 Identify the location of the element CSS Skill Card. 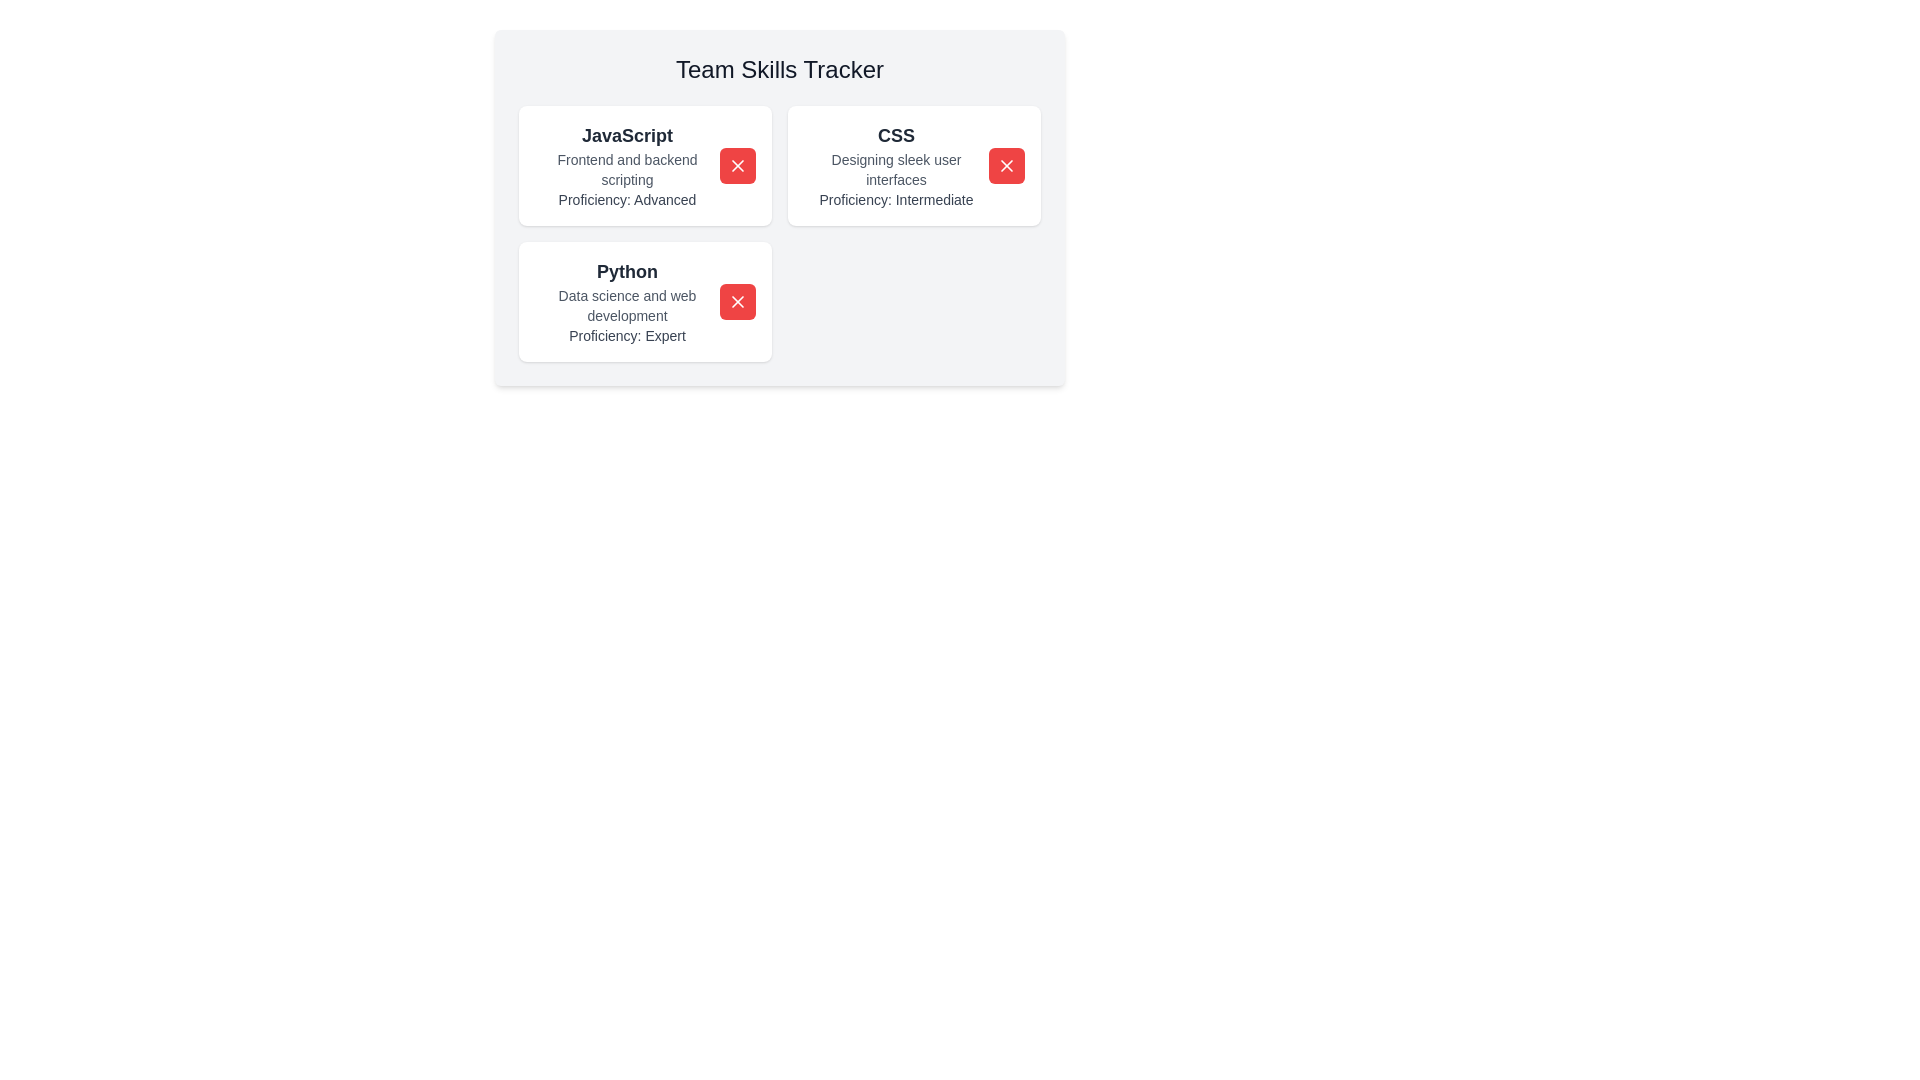
(895, 164).